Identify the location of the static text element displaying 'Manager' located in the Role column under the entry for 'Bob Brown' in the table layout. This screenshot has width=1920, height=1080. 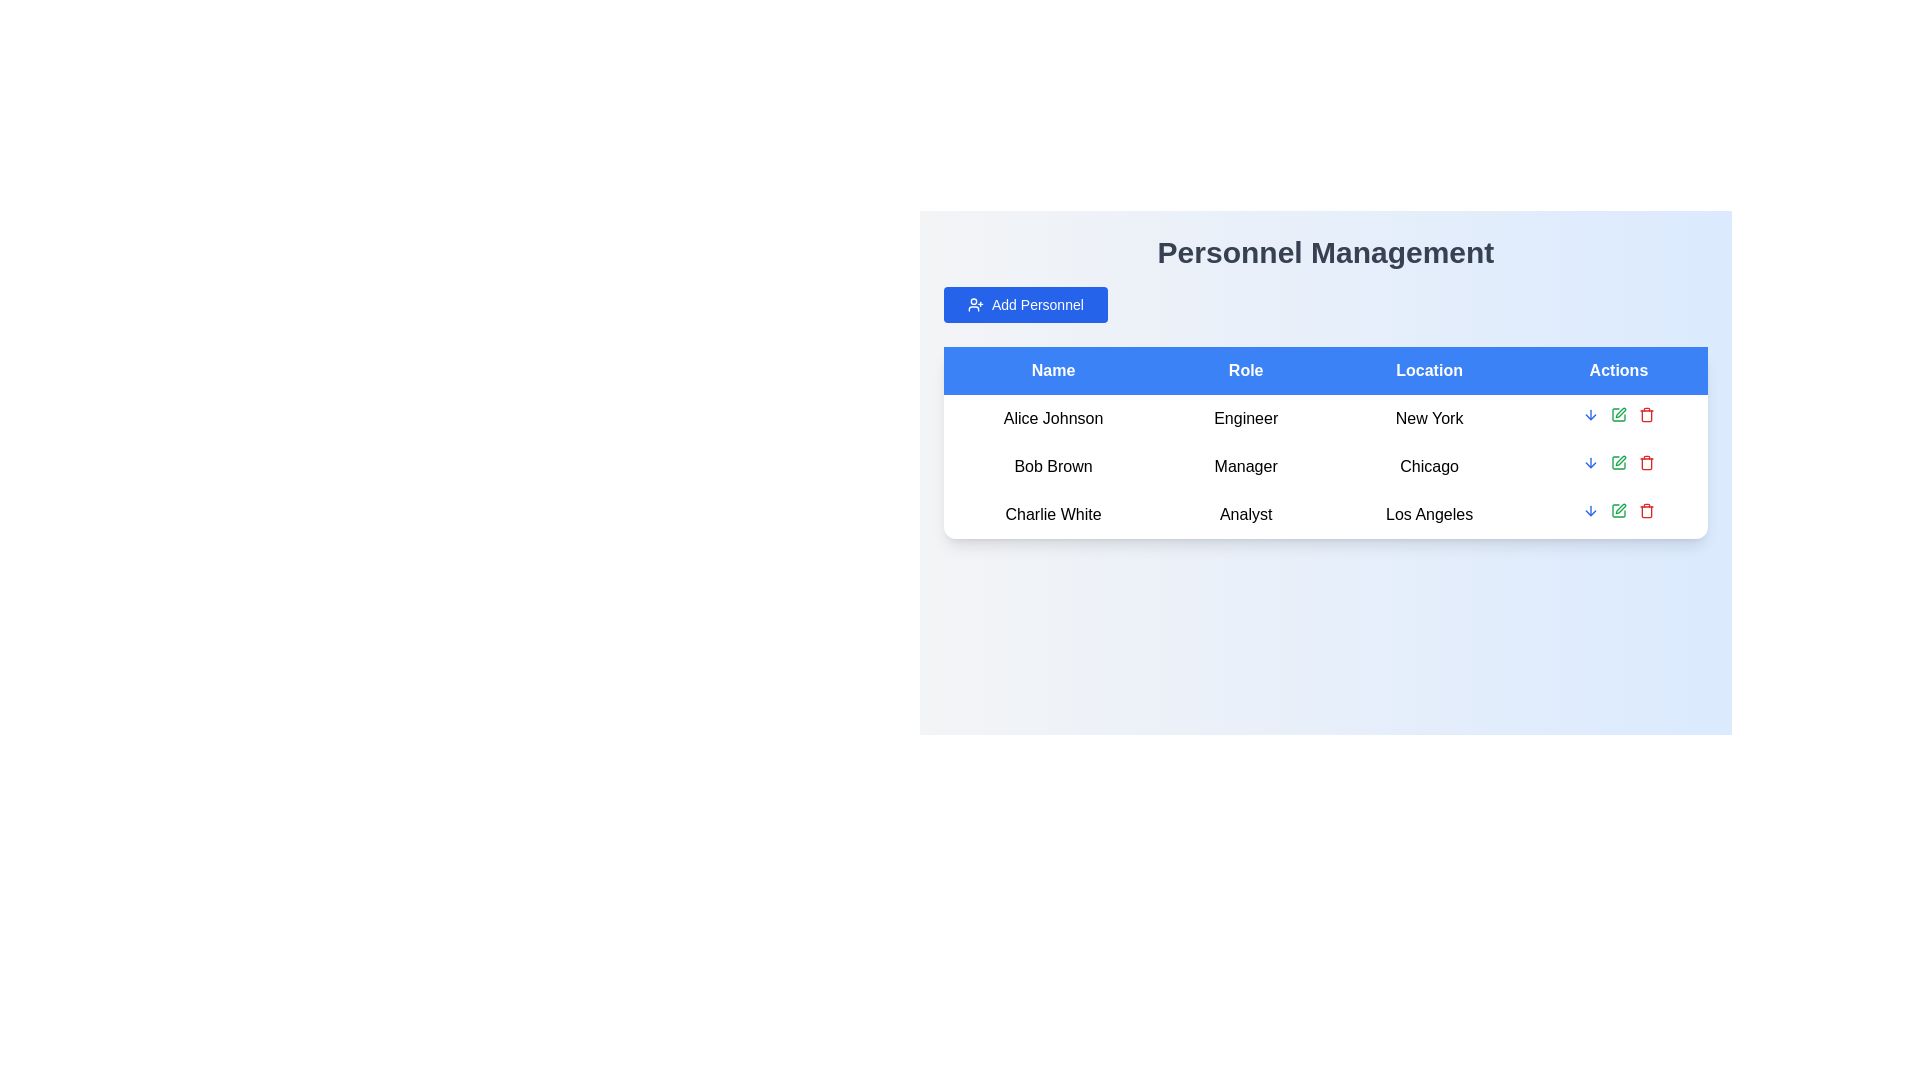
(1245, 466).